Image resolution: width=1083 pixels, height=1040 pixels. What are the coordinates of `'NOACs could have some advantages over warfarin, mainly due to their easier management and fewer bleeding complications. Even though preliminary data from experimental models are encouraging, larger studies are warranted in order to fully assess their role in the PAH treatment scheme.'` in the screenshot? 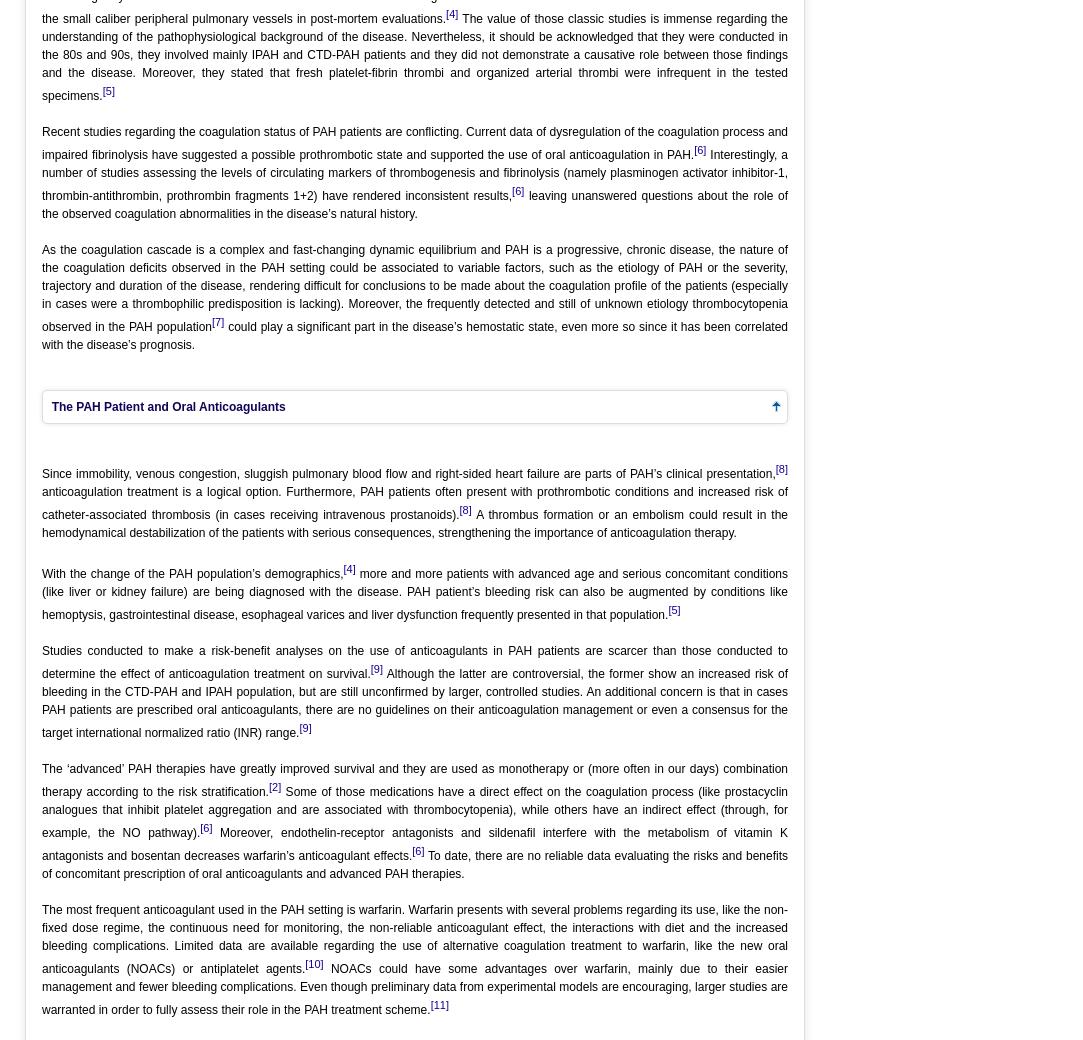 It's located at (415, 988).